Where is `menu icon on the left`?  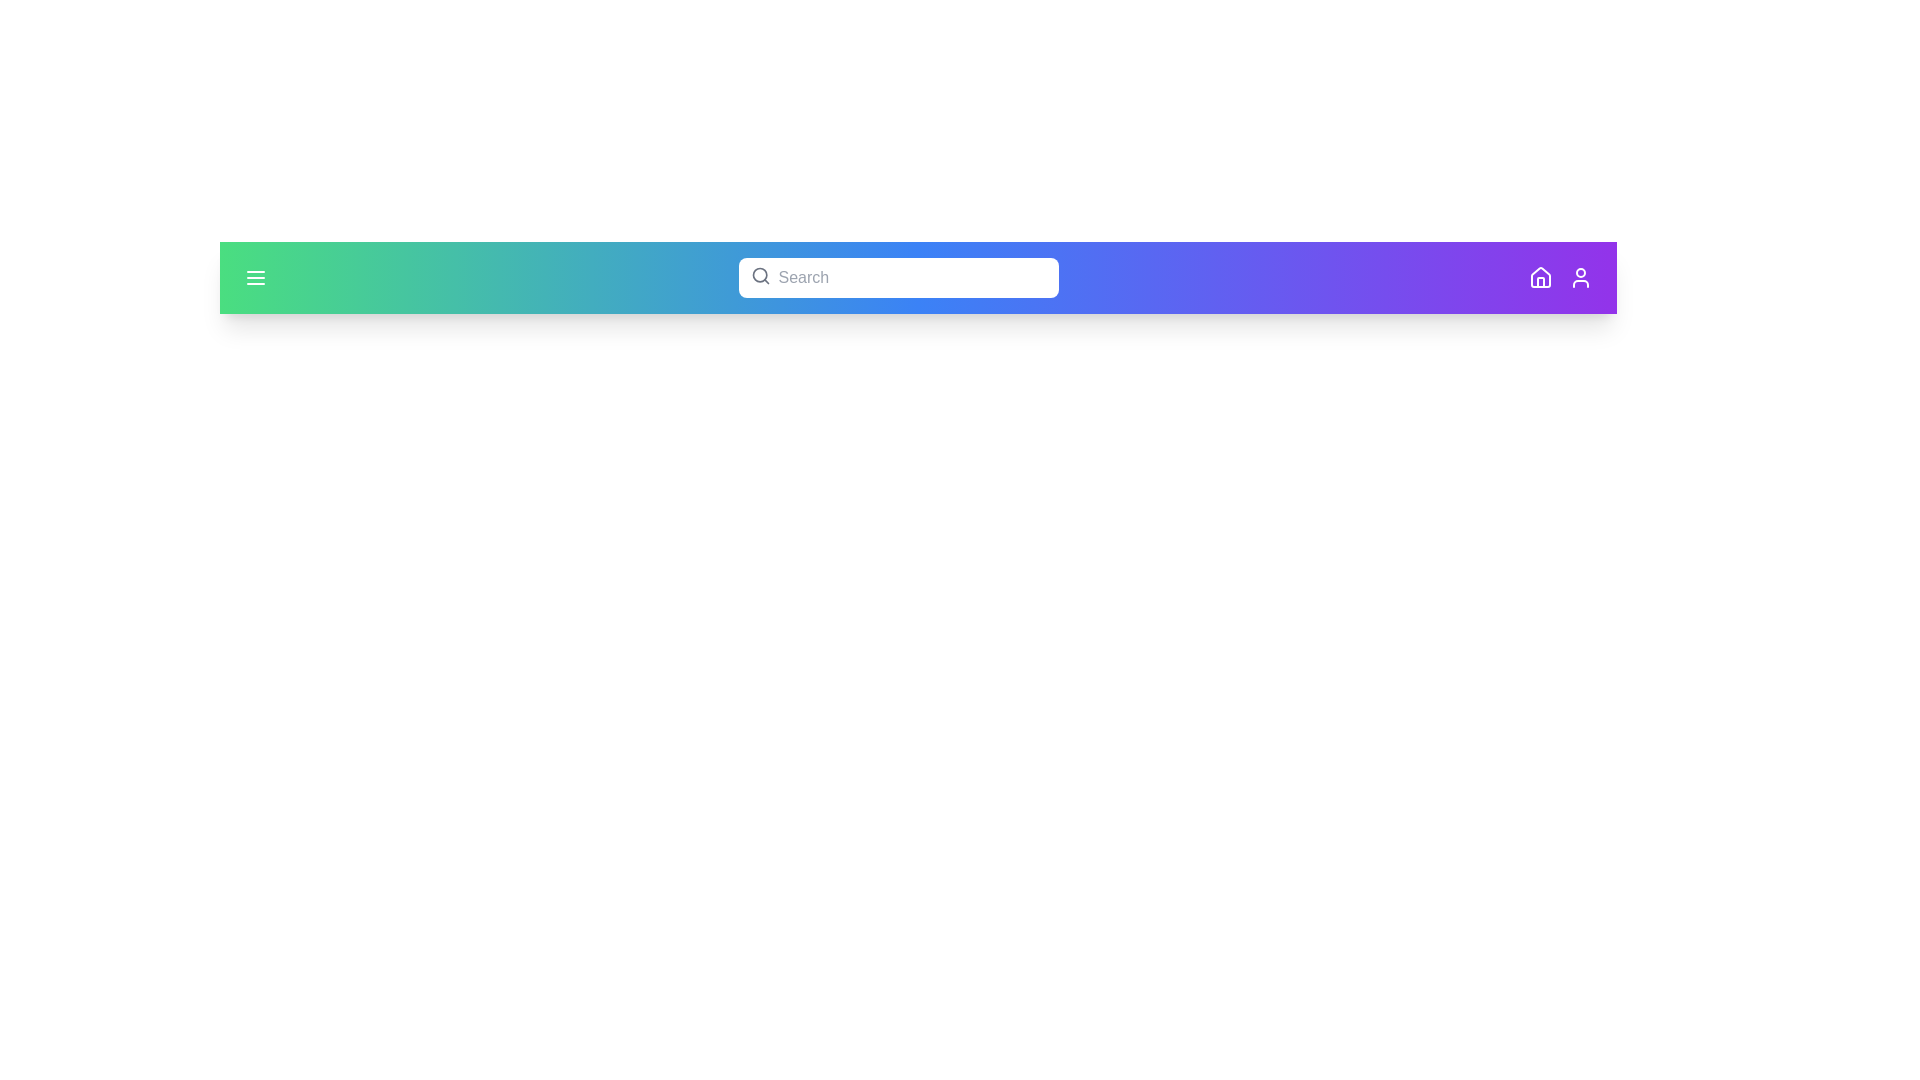 menu icon on the left is located at coordinates (254, 277).